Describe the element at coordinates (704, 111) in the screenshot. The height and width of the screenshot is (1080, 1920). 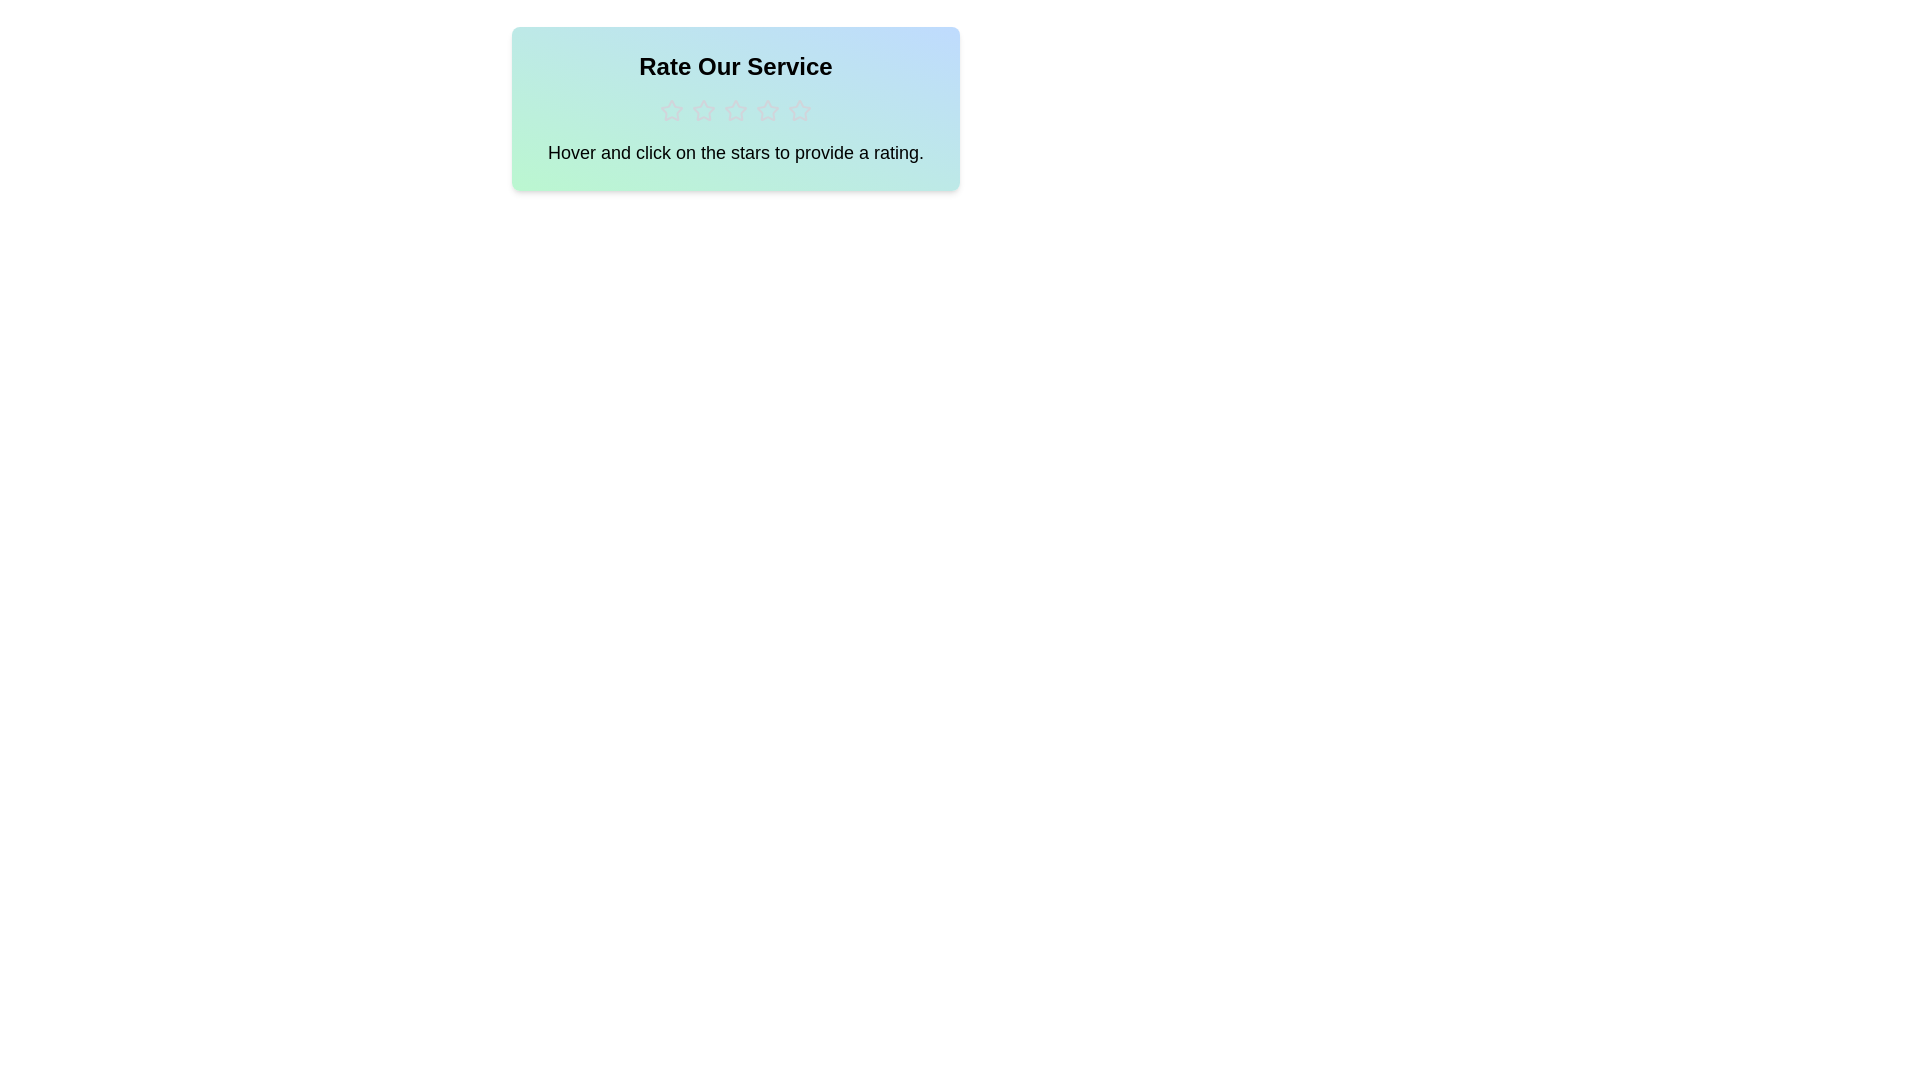
I see `the rating to 2 stars by clicking on the corresponding star` at that location.